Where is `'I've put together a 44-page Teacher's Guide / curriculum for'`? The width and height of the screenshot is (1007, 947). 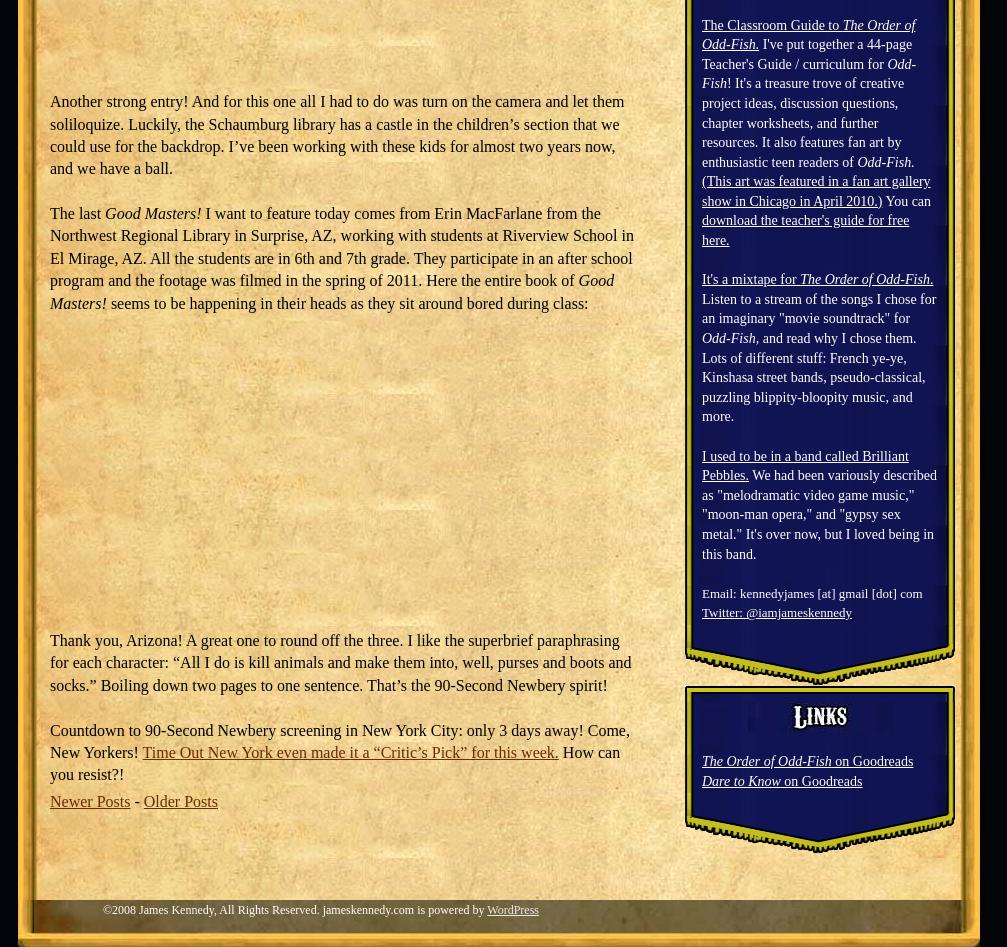
'I've put together a 44-page Teacher's Guide / curriculum for' is located at coordinates (806, 53).